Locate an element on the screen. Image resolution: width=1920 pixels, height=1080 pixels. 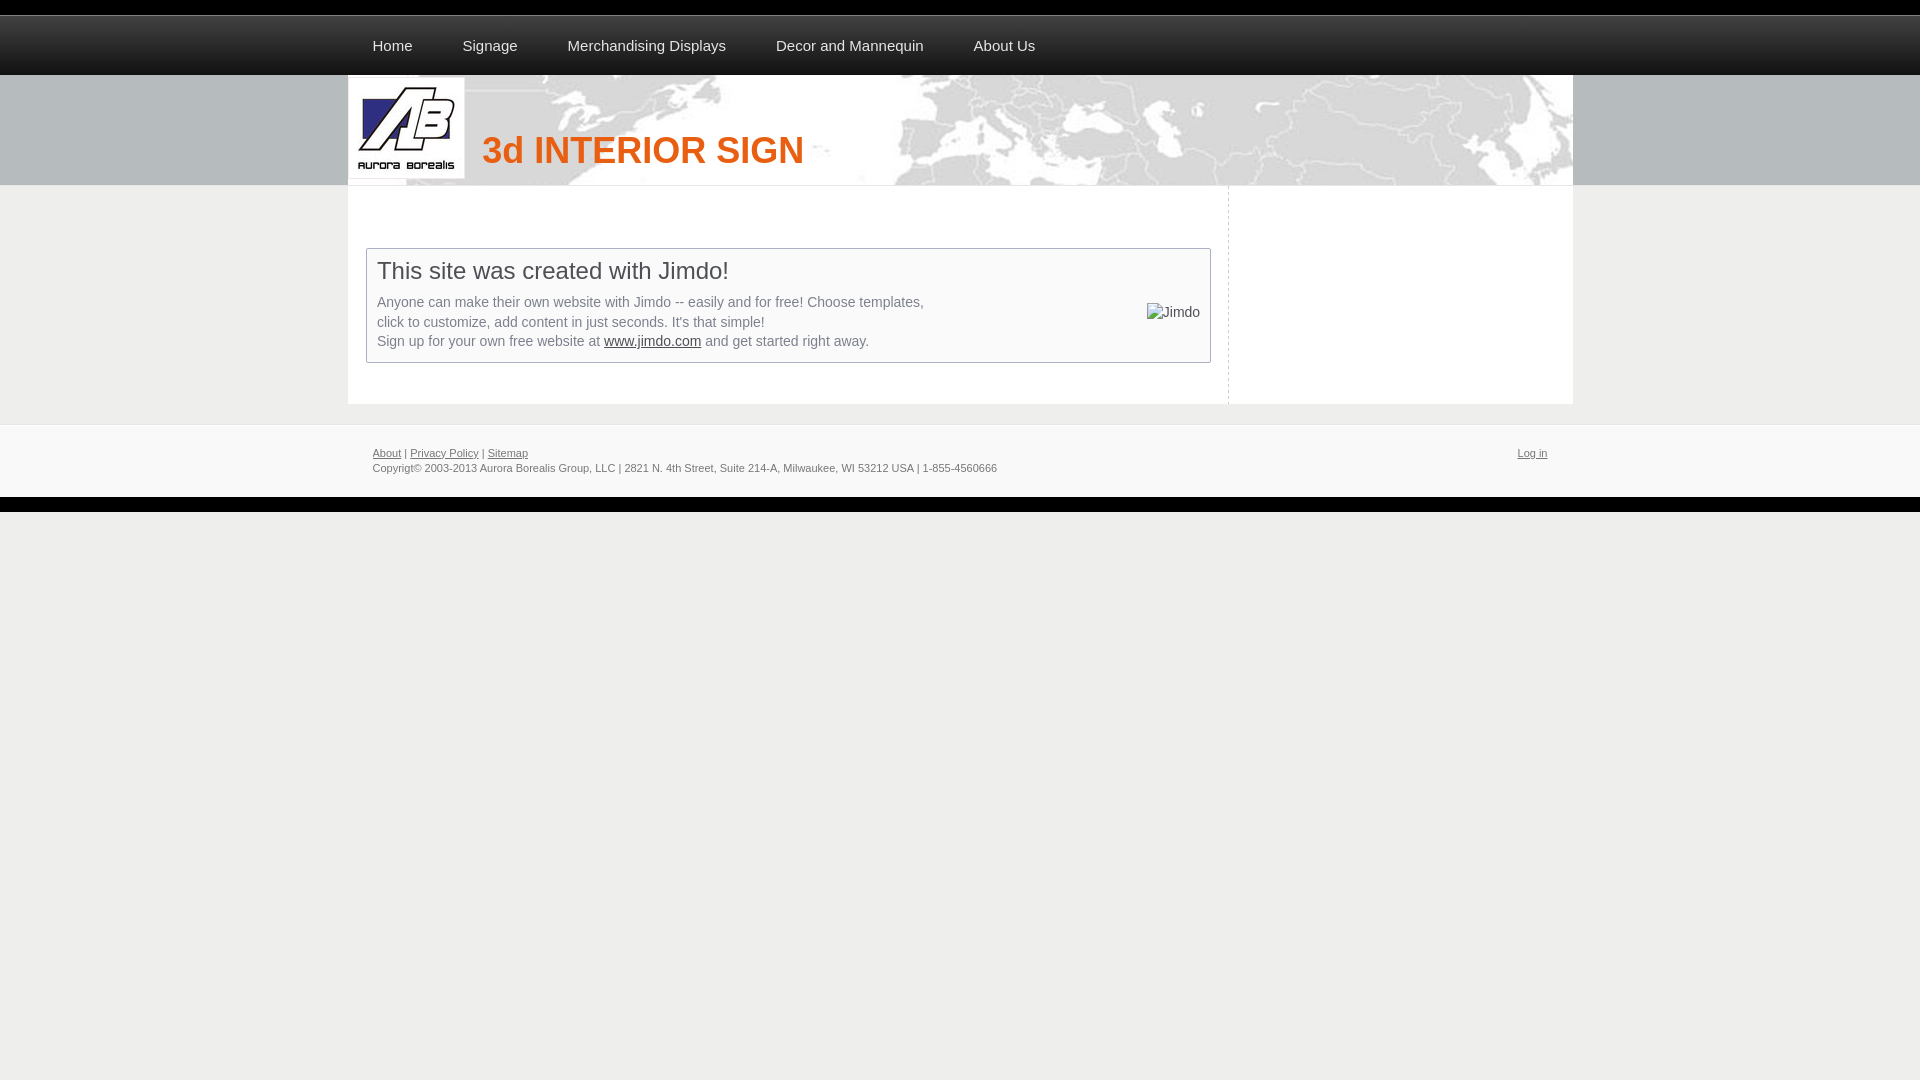
'Privacy Policy' is located at coordinates (443, 452).